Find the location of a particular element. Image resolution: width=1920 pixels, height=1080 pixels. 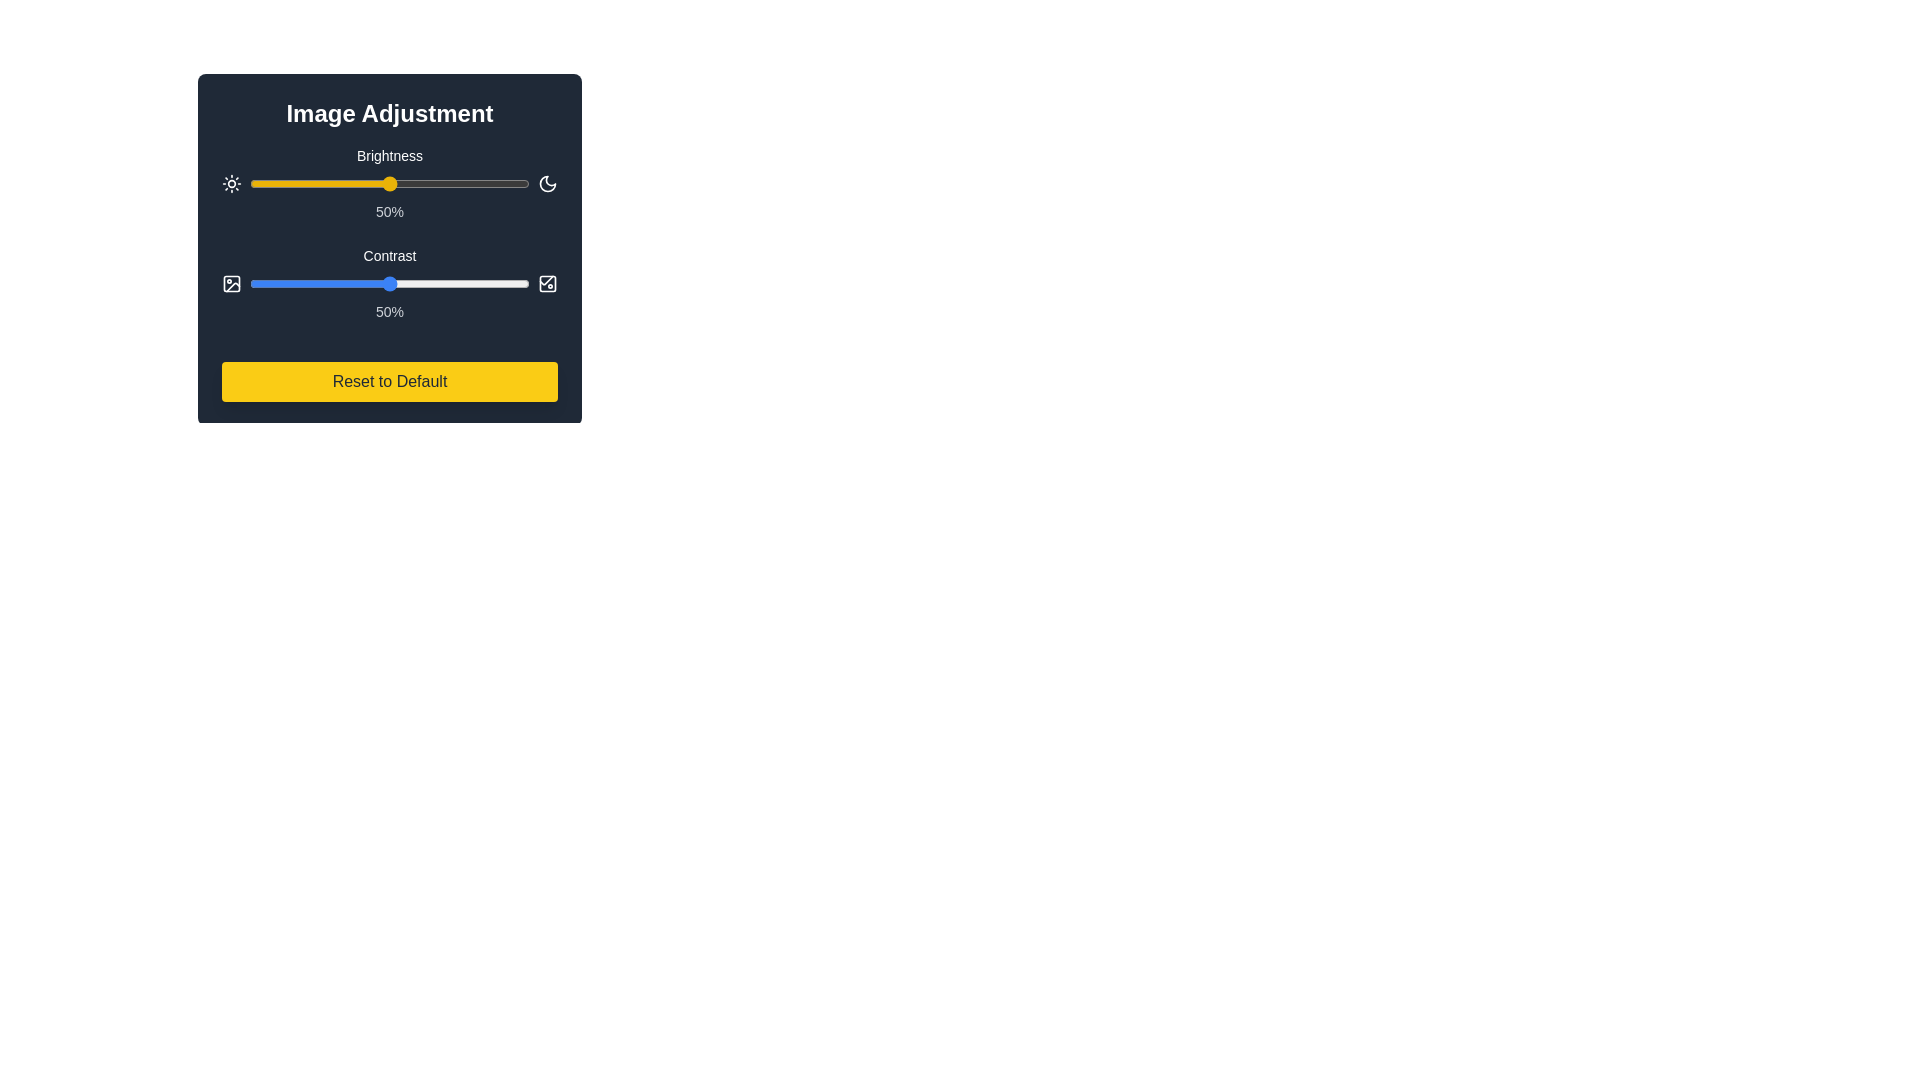

contrast is located at coordinates (513, 284).